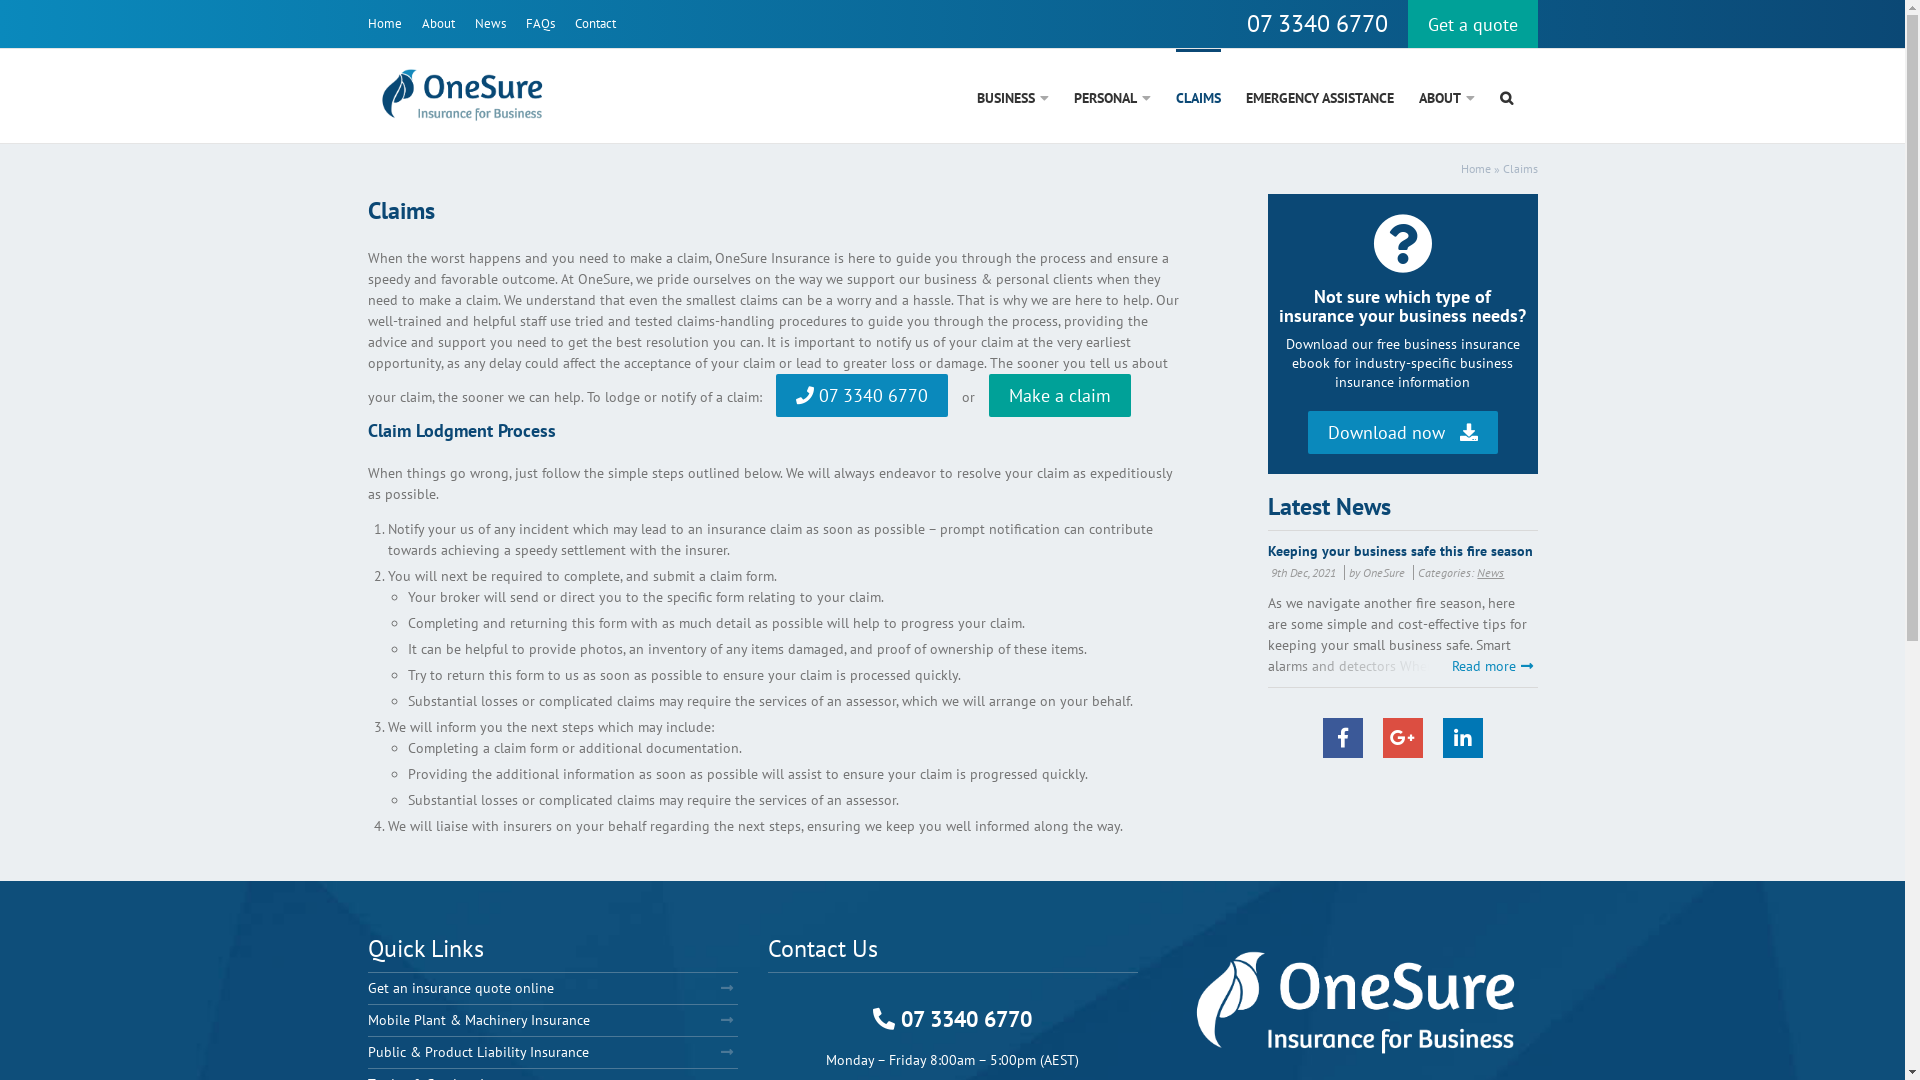  Describe the element at coordinates (1445, 95) in the screenshot. I see `'ABOUT'` at that location.